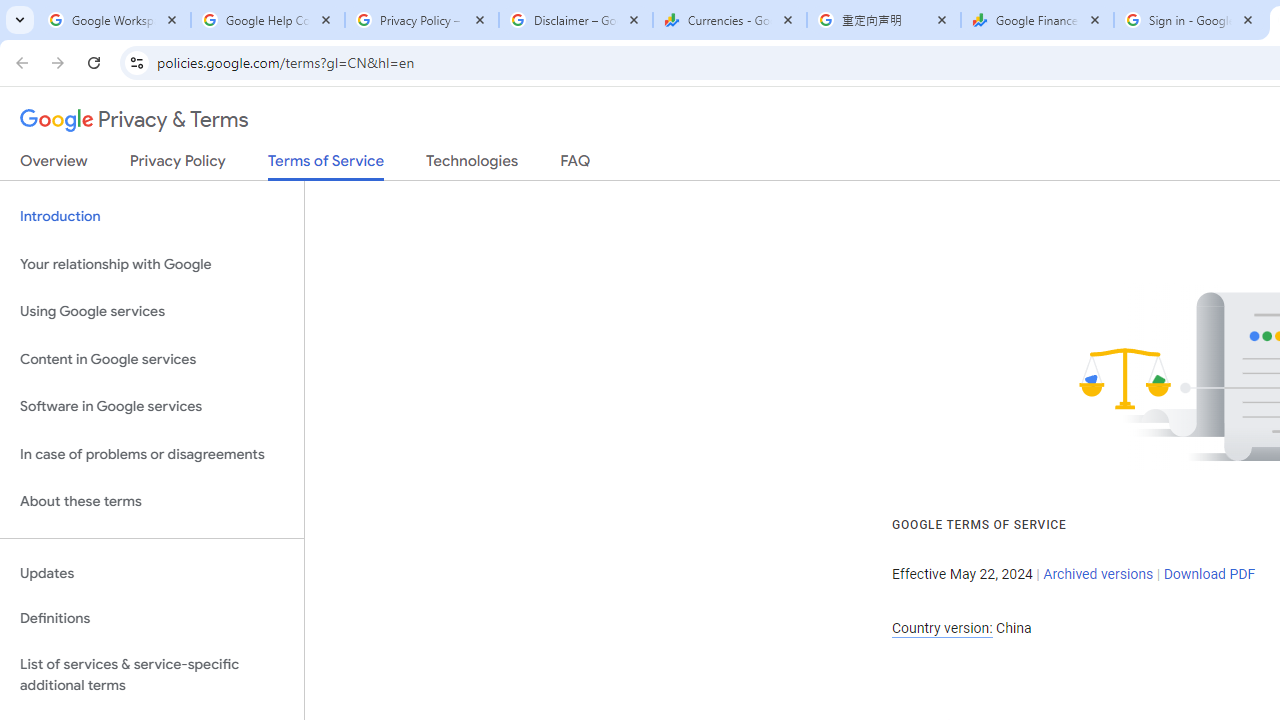  Describe the element at coordinates (151, 454) in the screenshot. I see `'In case of problems or disagreements'` at that location.